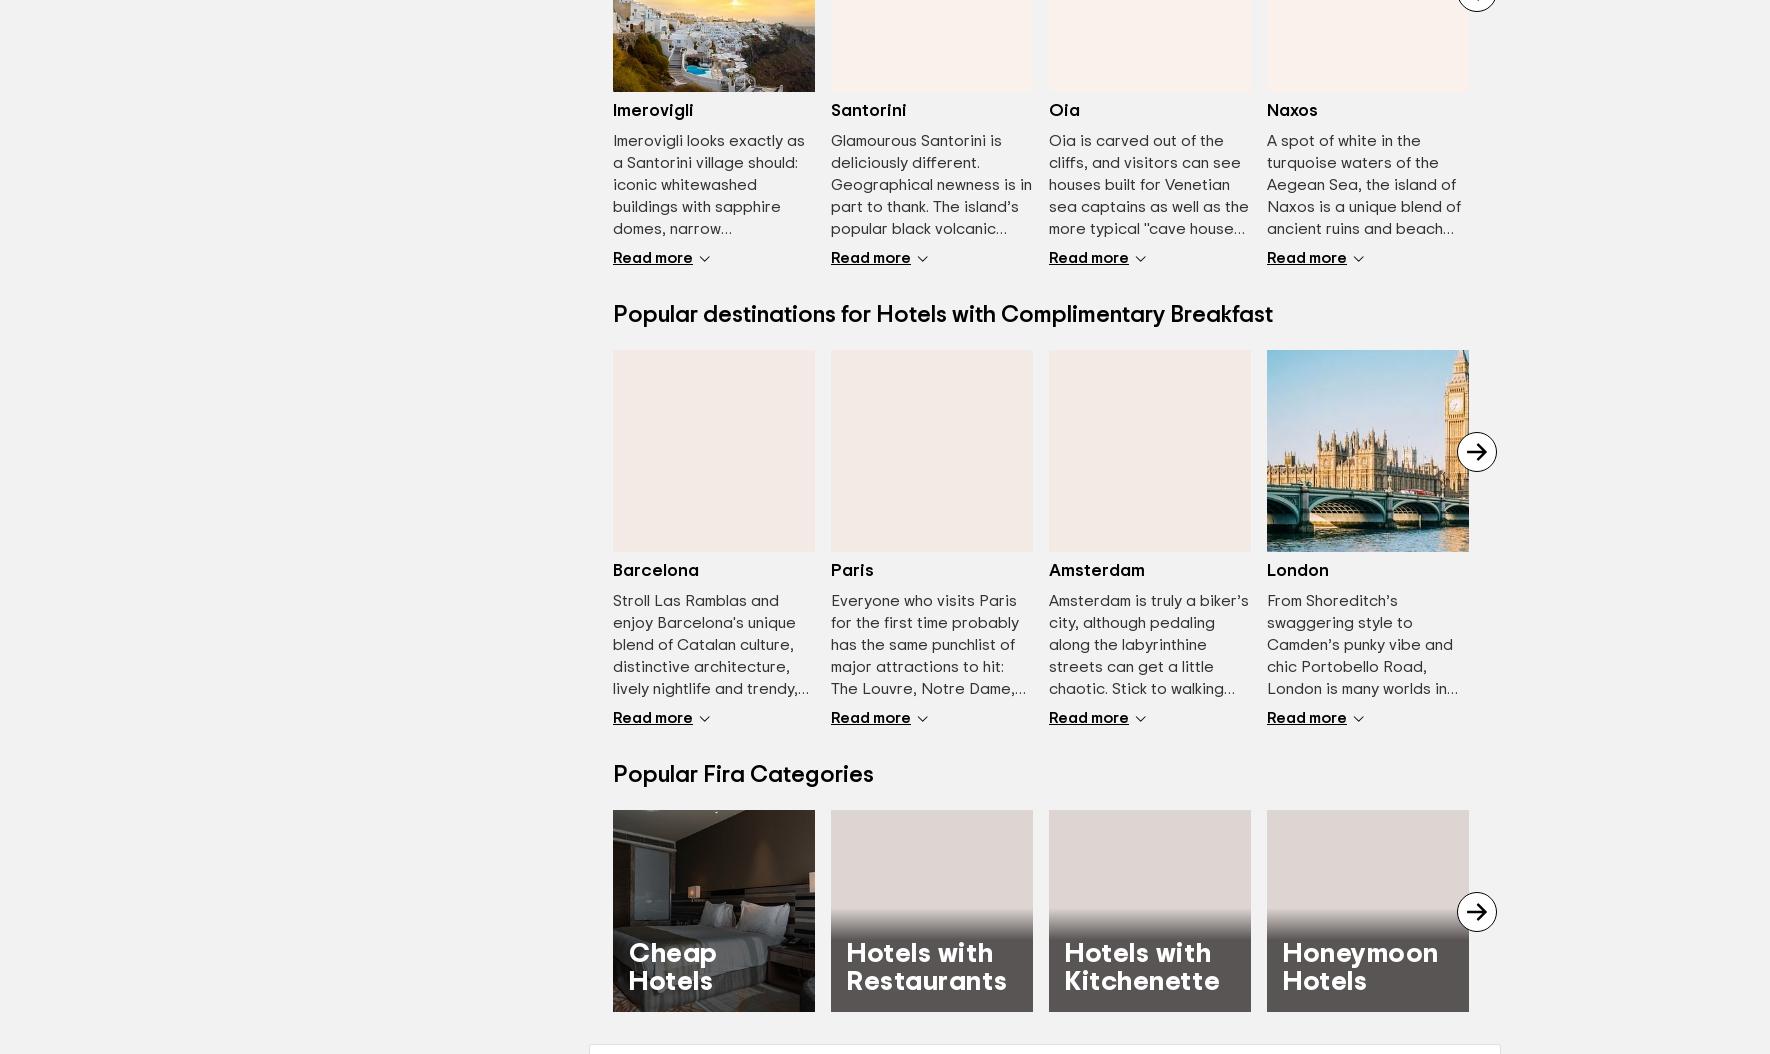 The width and height of the screenshot is (1770, 1054). I want to click on 'Lisbon', so click(1511, 570).